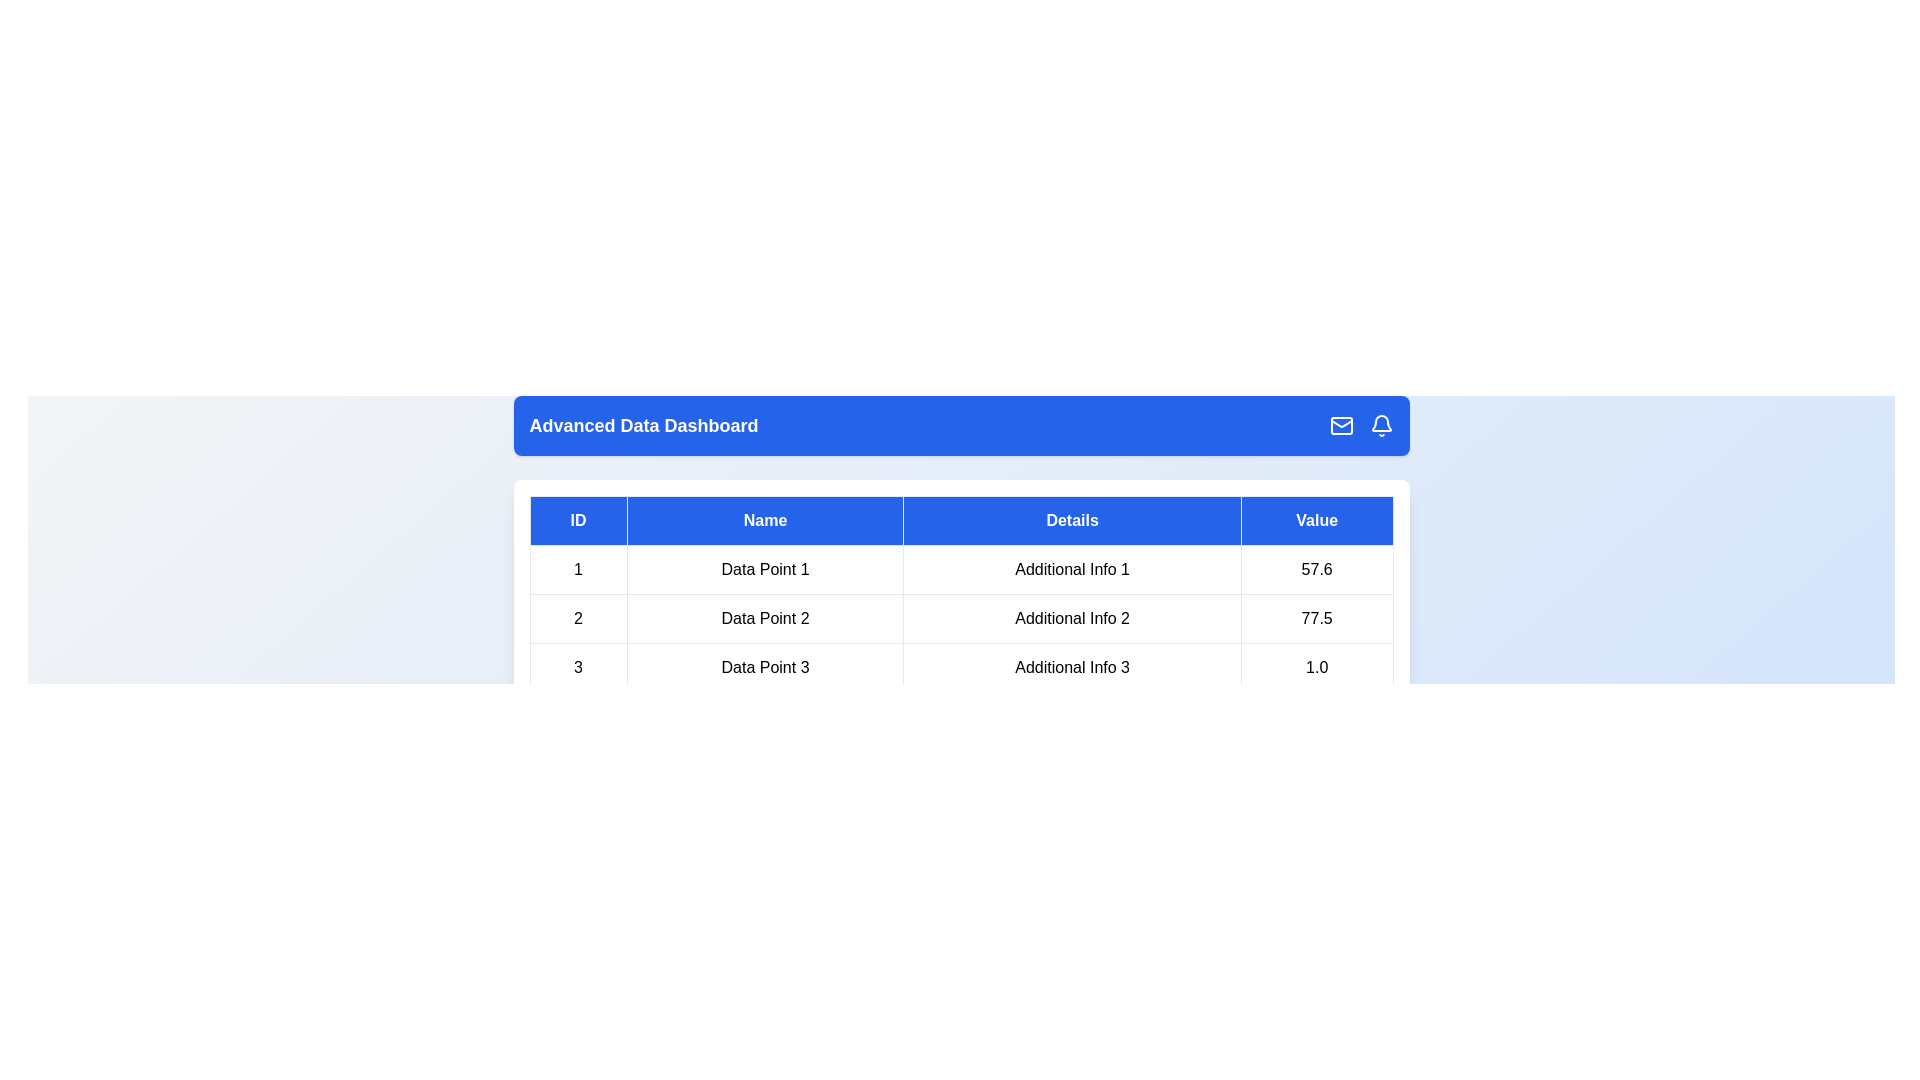 The height and width of the screenshot is (1080, 1920). I want to click on the row corresponding to 1 by clicking on it, so click(961, 570).